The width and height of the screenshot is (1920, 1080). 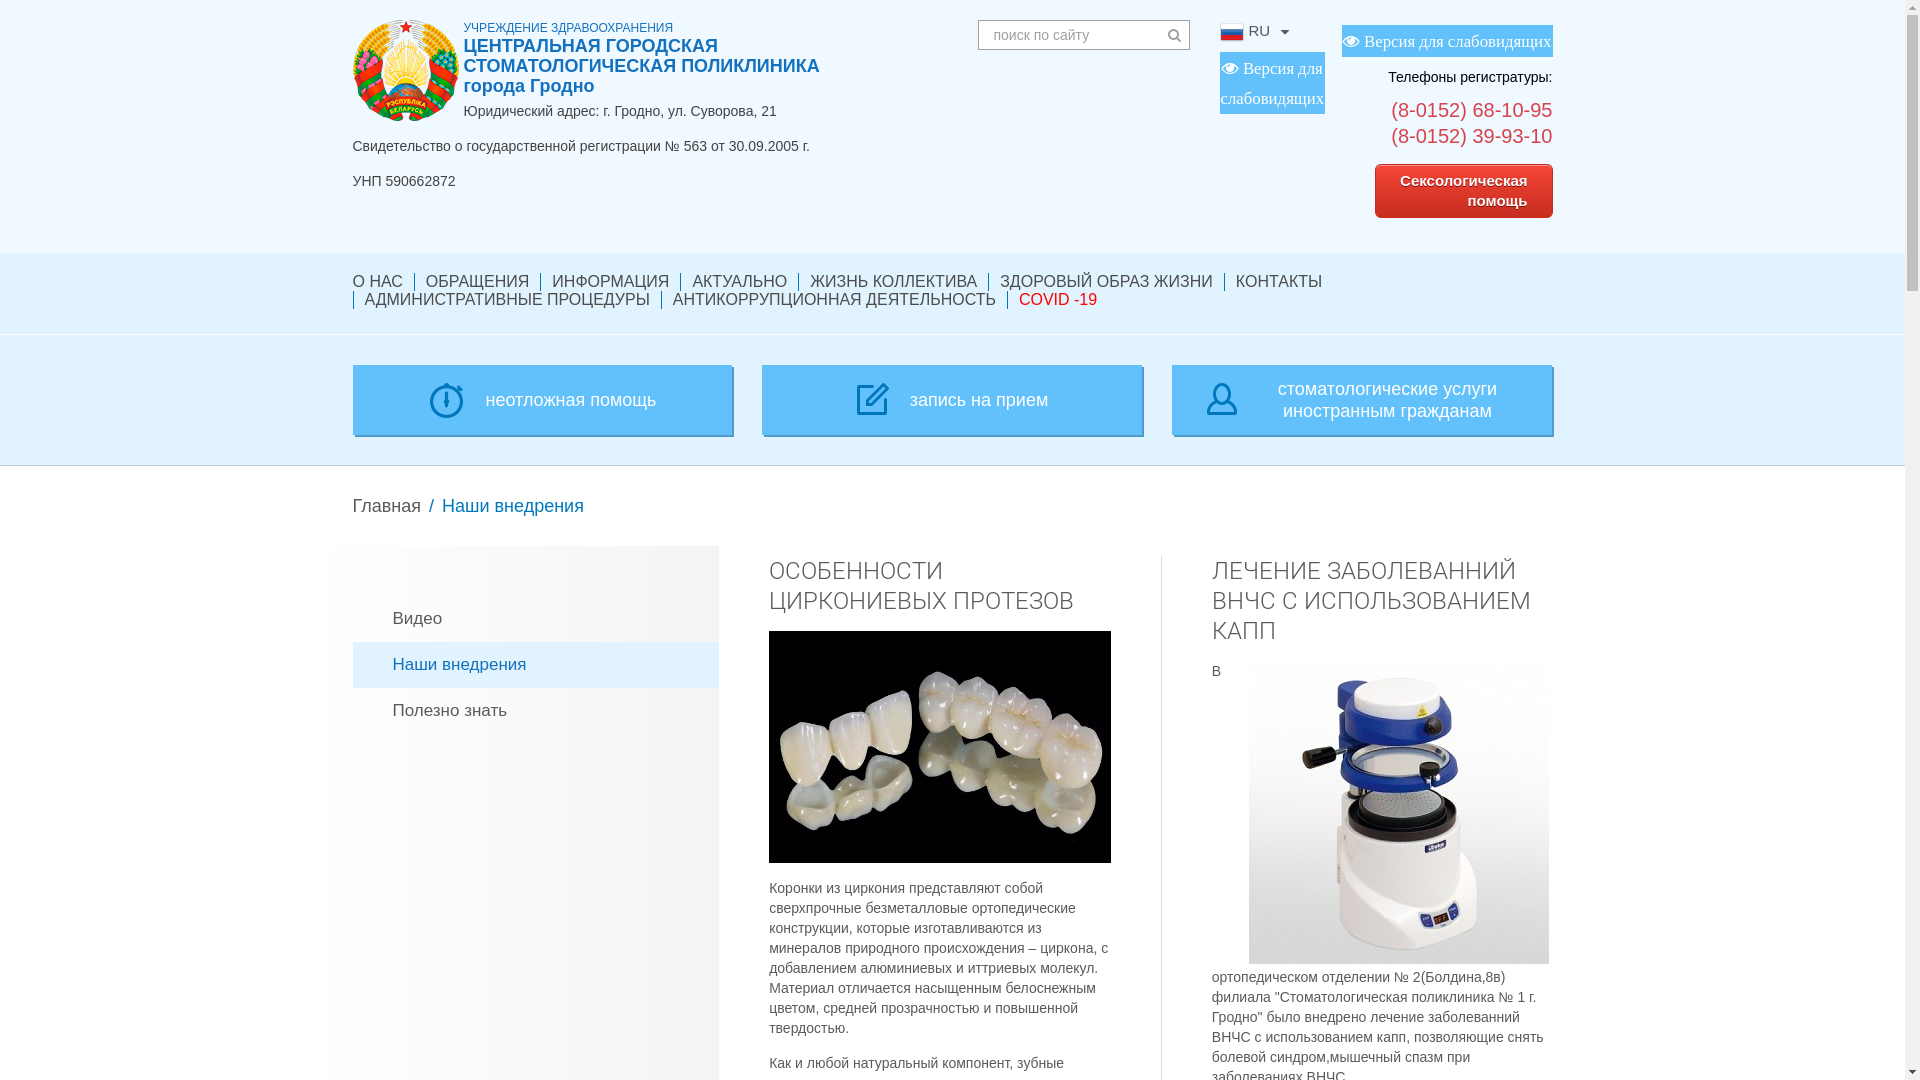 I want to click on 'COVID -19', so click(x=1056, y=300).